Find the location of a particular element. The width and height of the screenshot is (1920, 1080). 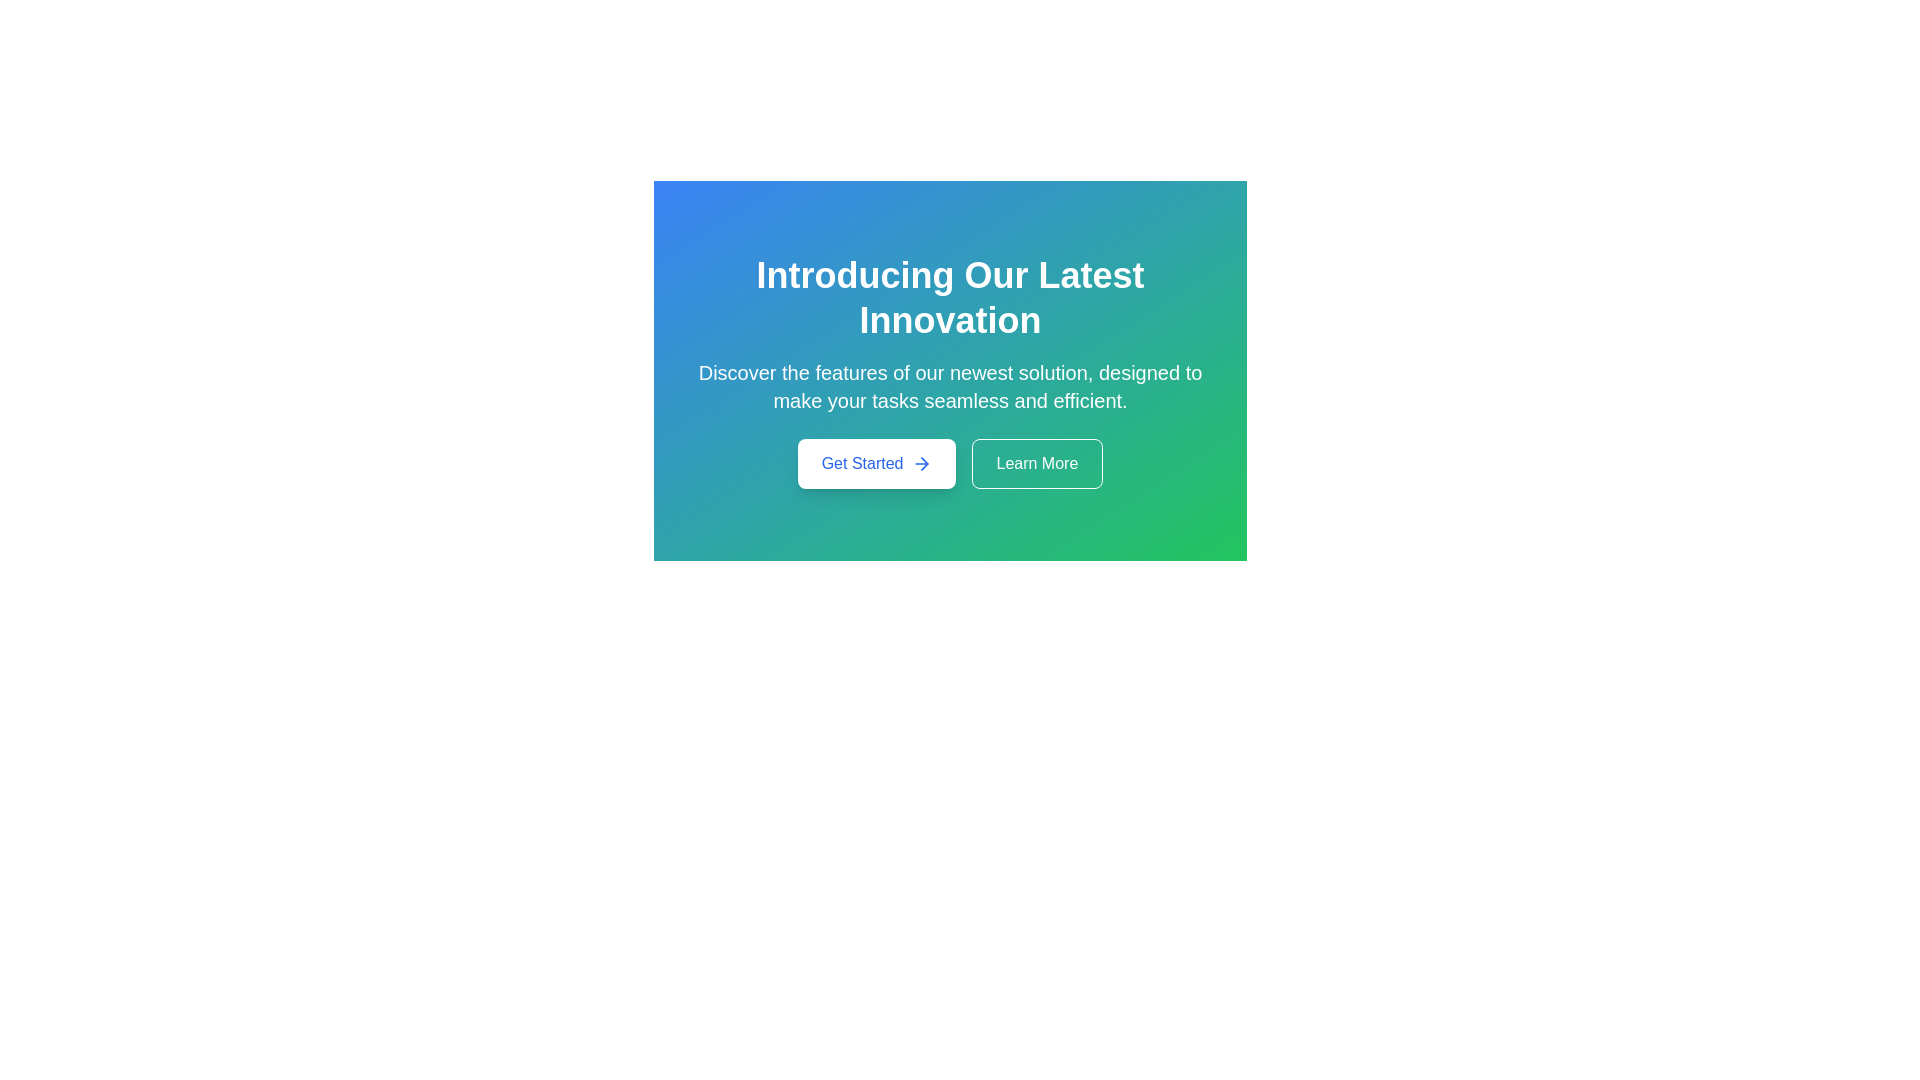

the arrow icon located to the right of the 'Get Started' button in the bottom-left portion of the modal is located at coordinates (920, 463).